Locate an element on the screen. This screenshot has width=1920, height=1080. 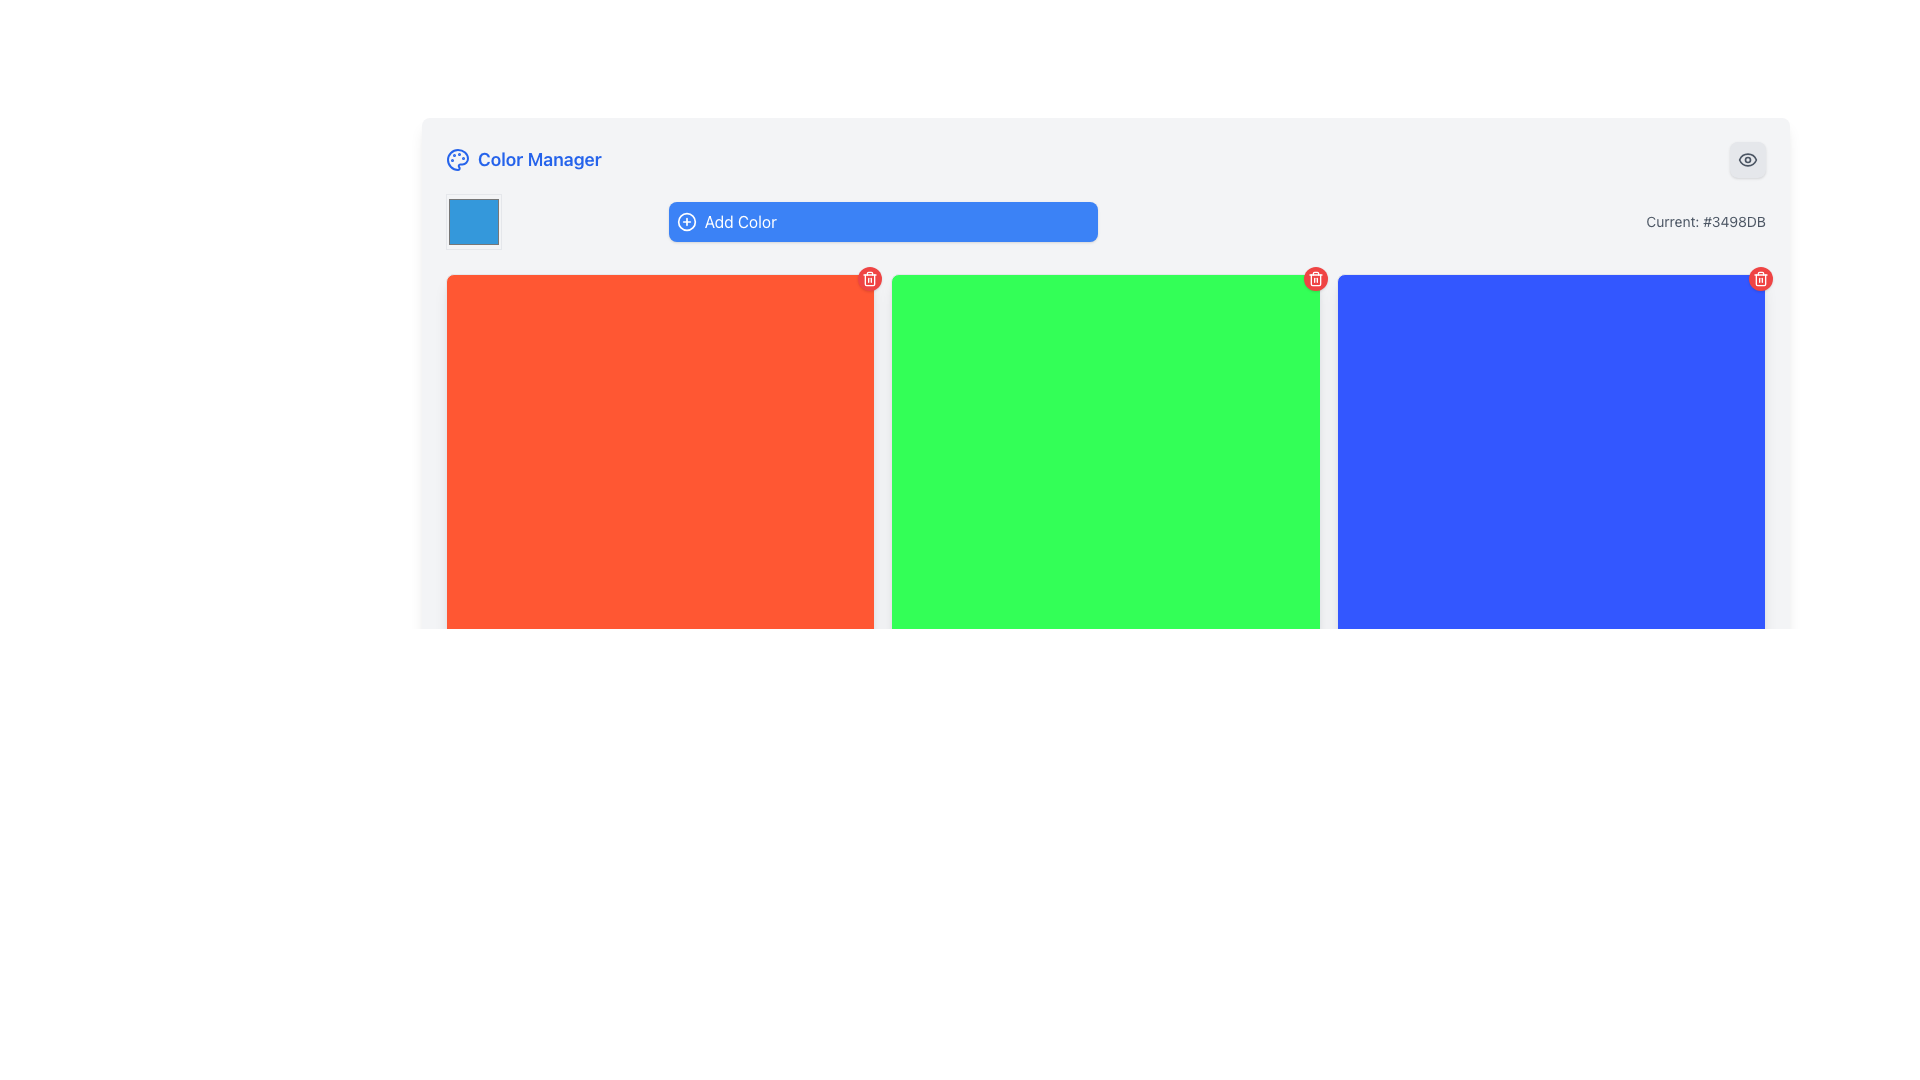
the 'Add Color' button in the Color Manager section for keyboard interaction is located at coordinates (1104, 222).